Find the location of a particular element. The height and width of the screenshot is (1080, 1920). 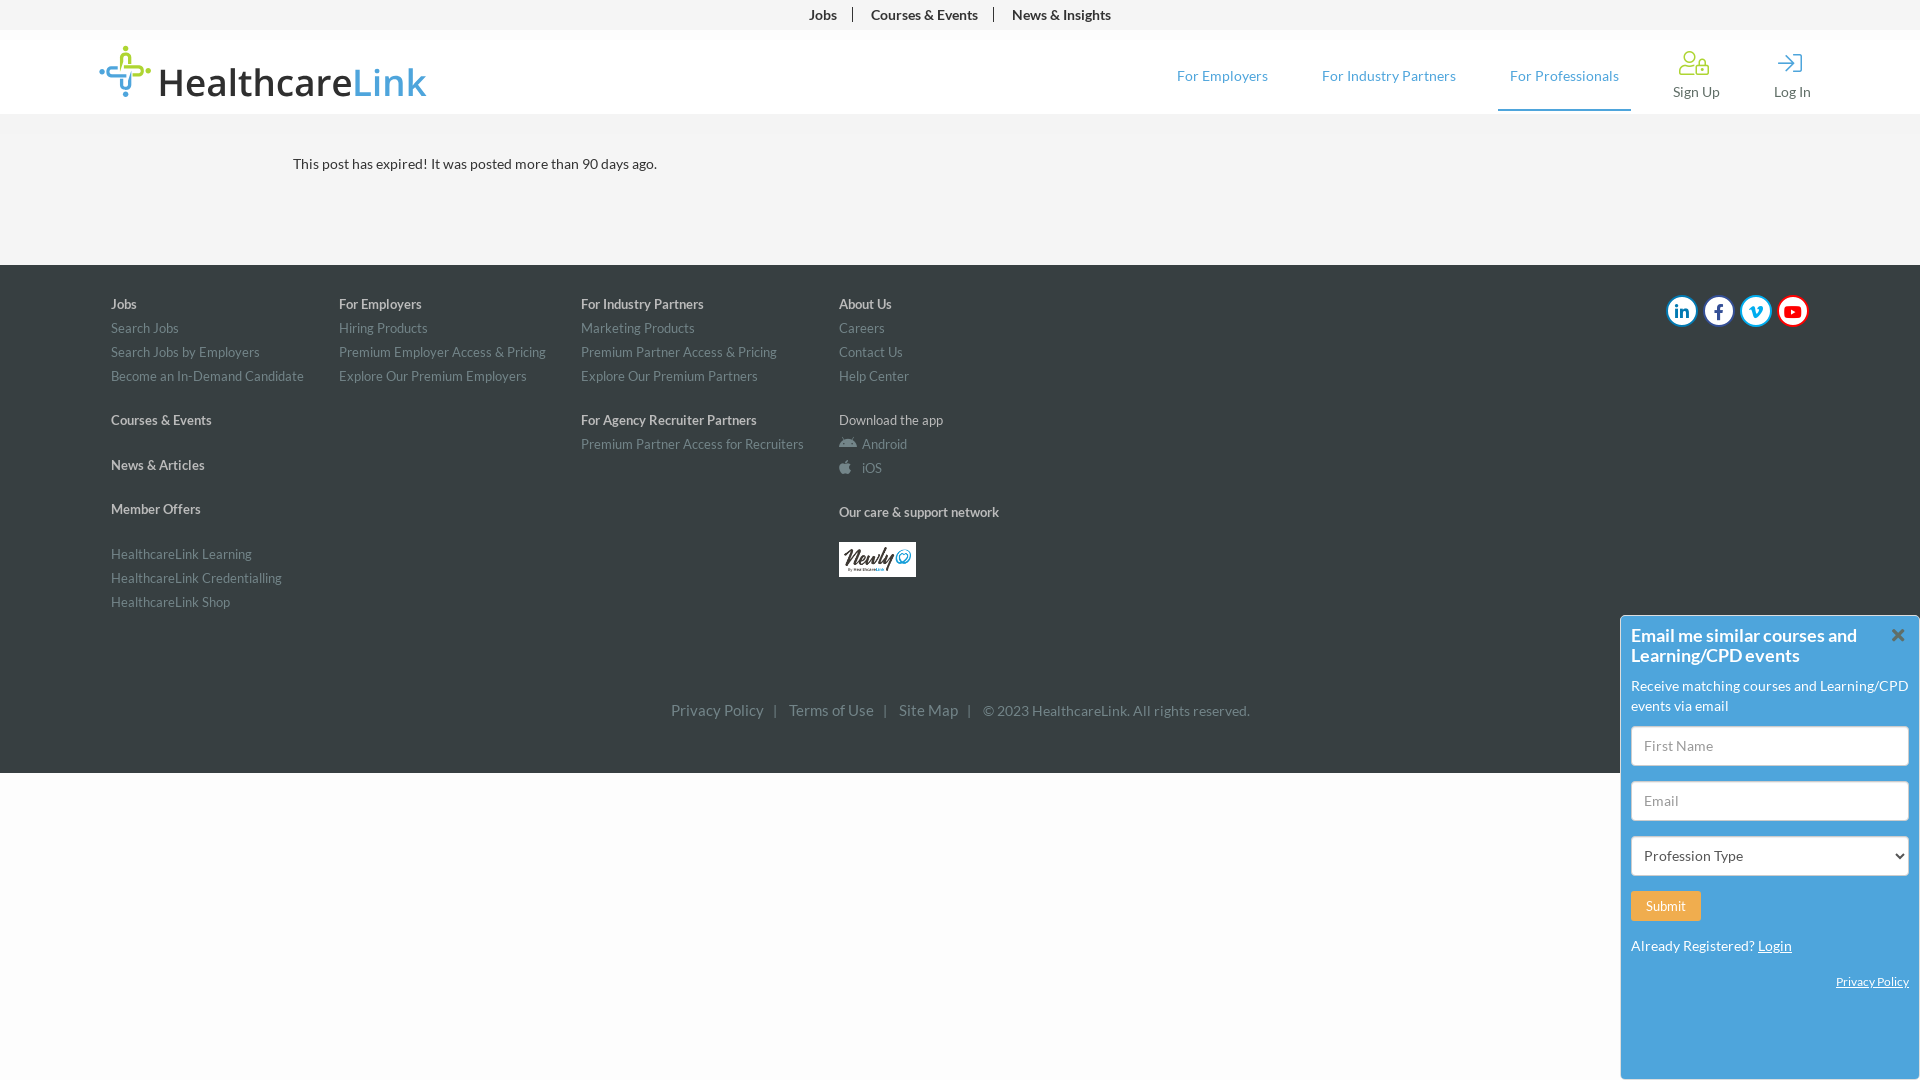

'Log In' is located at coordinates (1792, 75).